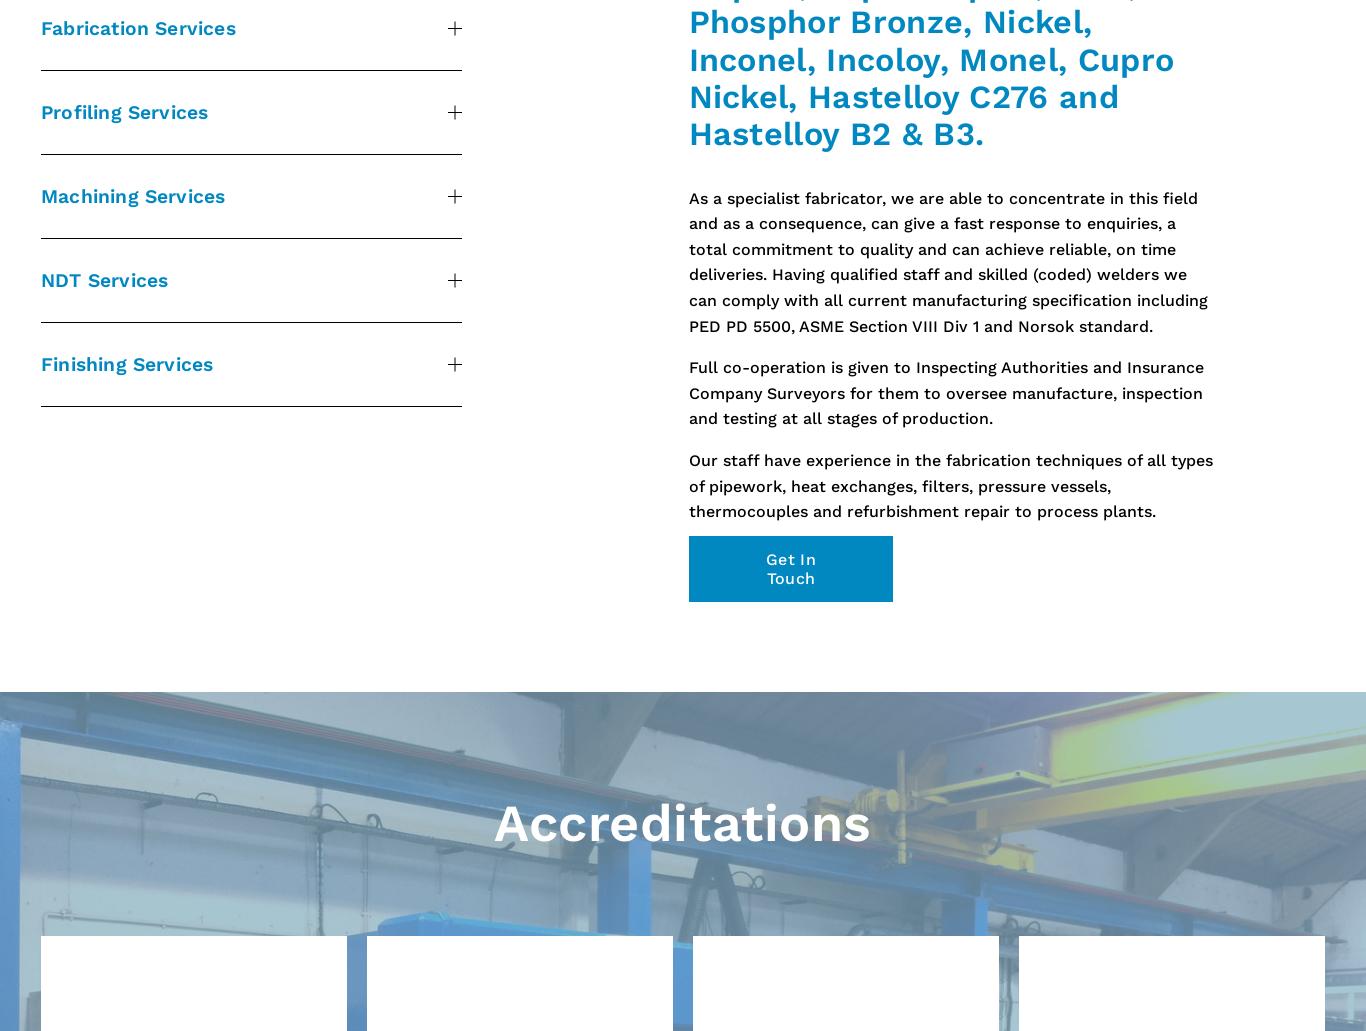 This screenshot has width=1366, height=1031. What do you see at coordinates (125, 362) in the screenshot?
I see `'Finishing Services'` at bounding box center [125, 362].